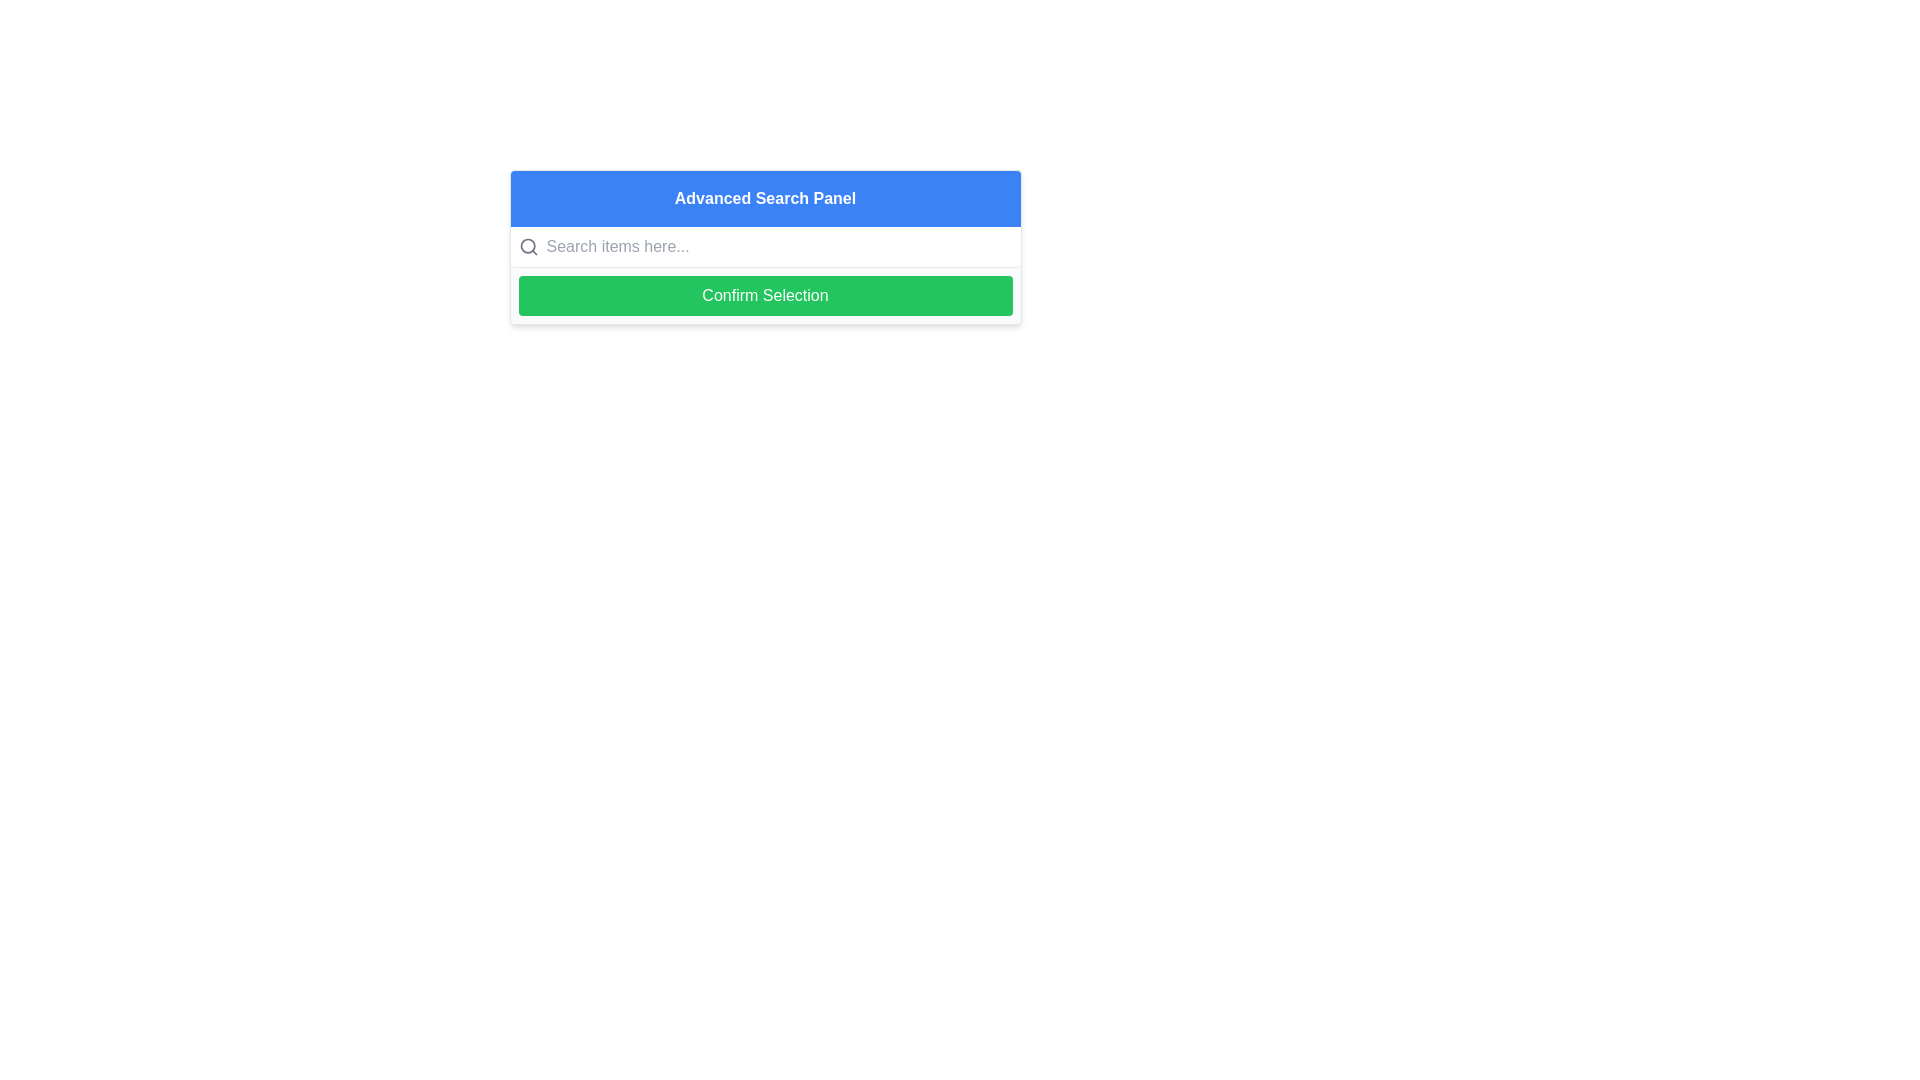 Image resolution: width=1920 pixels, height=1080 pixels. What do you see at coordinates (527, 245) in the screenshot?
I see `the small circle element within the magnifying glass icon, which is part of an SVG graphic` at bounding box center [527, 245].